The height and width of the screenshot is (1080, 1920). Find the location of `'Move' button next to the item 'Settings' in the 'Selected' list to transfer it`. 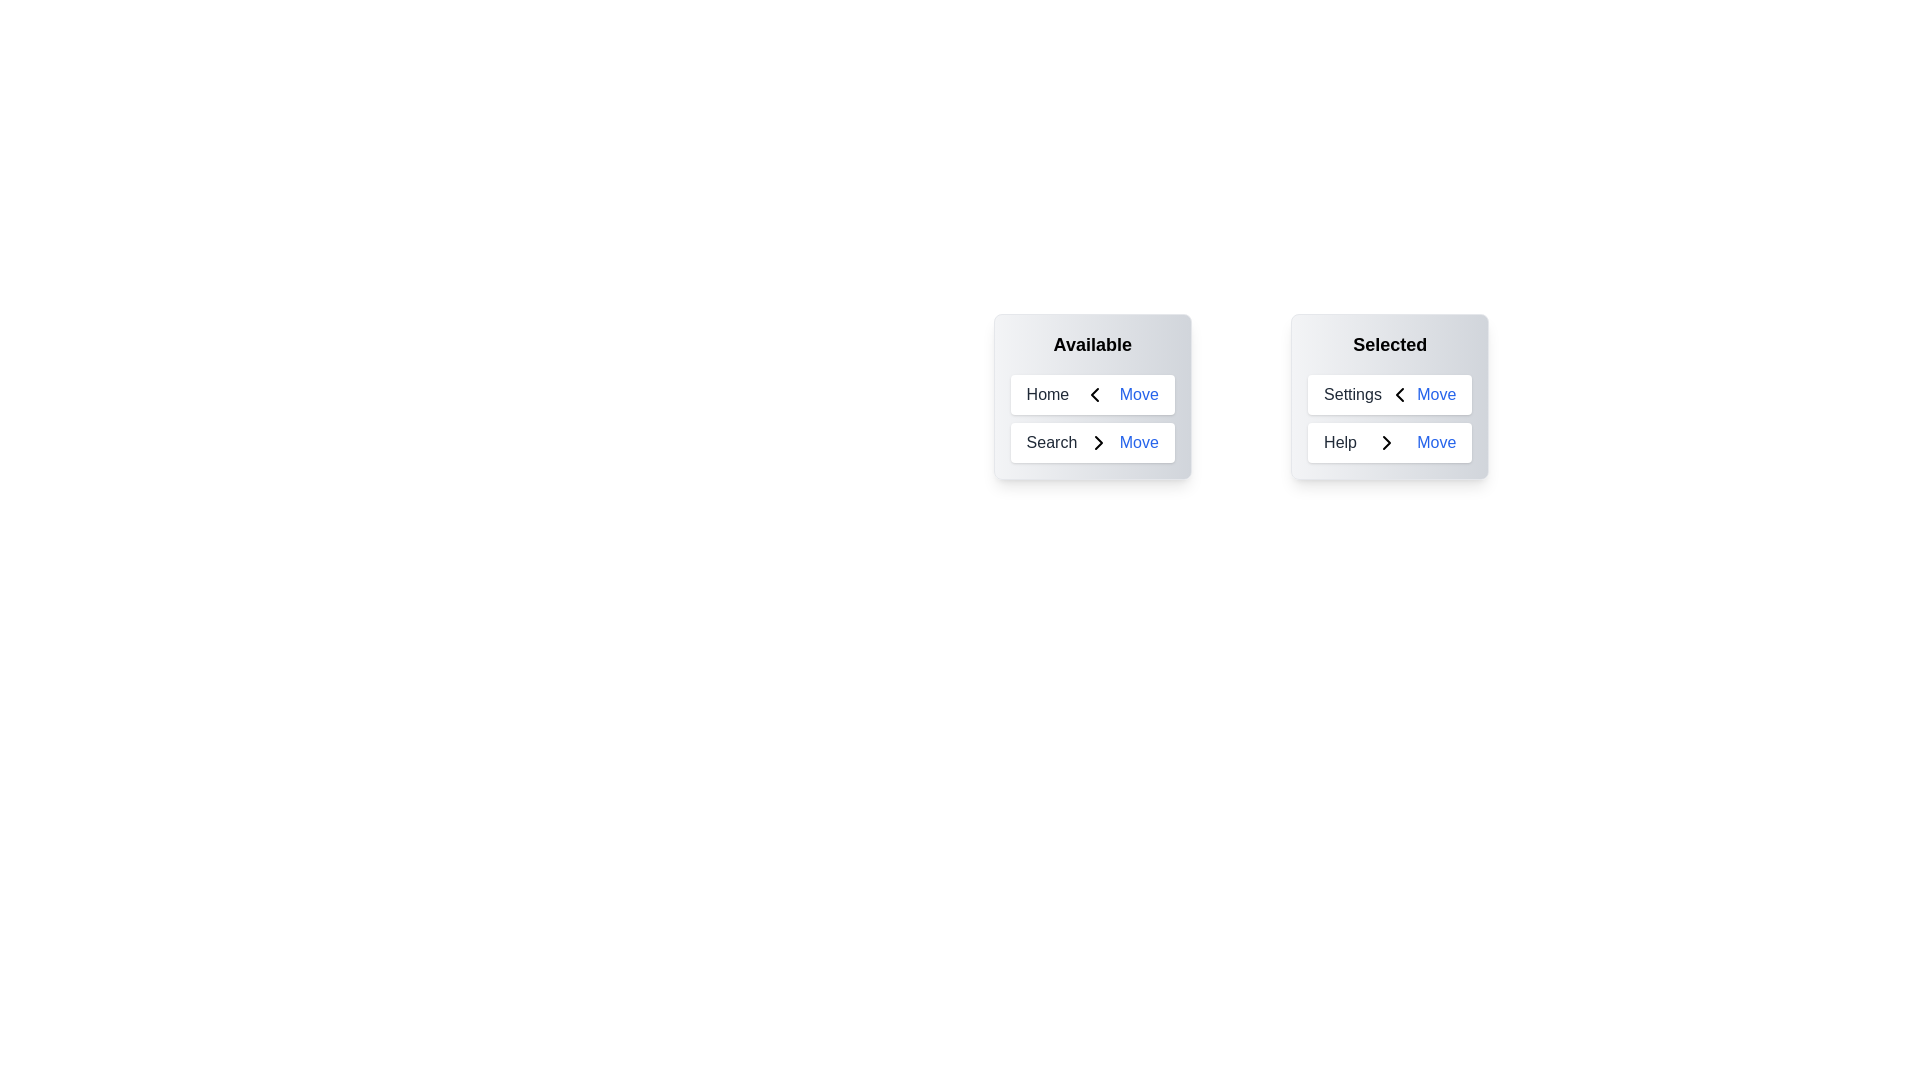

'Move' button next to the item 'Settings' in the 'Selected' list to transfer it is located at coordinates (1435, 394).